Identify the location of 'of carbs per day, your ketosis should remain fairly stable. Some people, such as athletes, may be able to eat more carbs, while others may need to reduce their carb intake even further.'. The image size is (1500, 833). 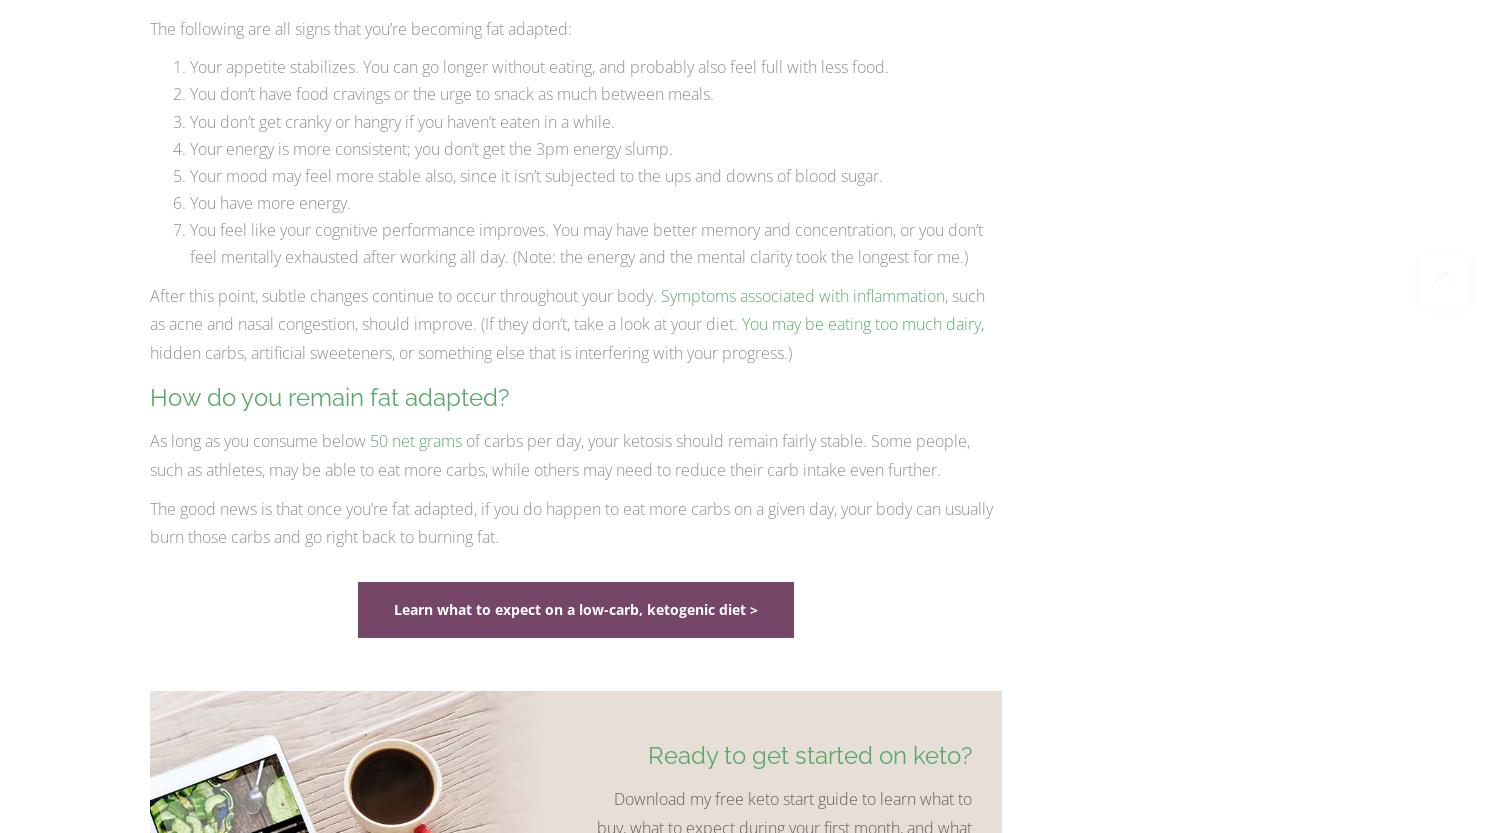
(559, 453).